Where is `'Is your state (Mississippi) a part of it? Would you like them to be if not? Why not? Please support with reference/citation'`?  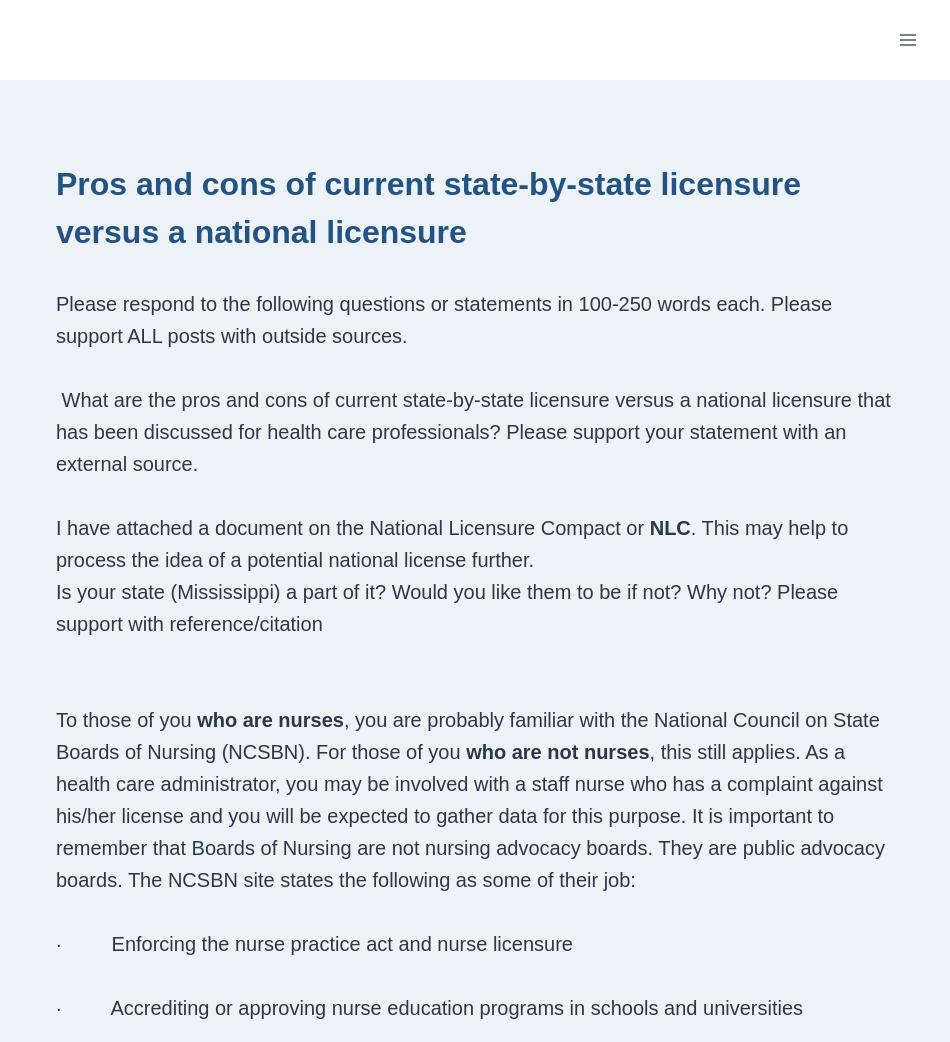
'Is your state (Mississippi) a part of it? Would you like them to be if not? Why not? Please support with reference/citation' is located at coordinates (445, 607).